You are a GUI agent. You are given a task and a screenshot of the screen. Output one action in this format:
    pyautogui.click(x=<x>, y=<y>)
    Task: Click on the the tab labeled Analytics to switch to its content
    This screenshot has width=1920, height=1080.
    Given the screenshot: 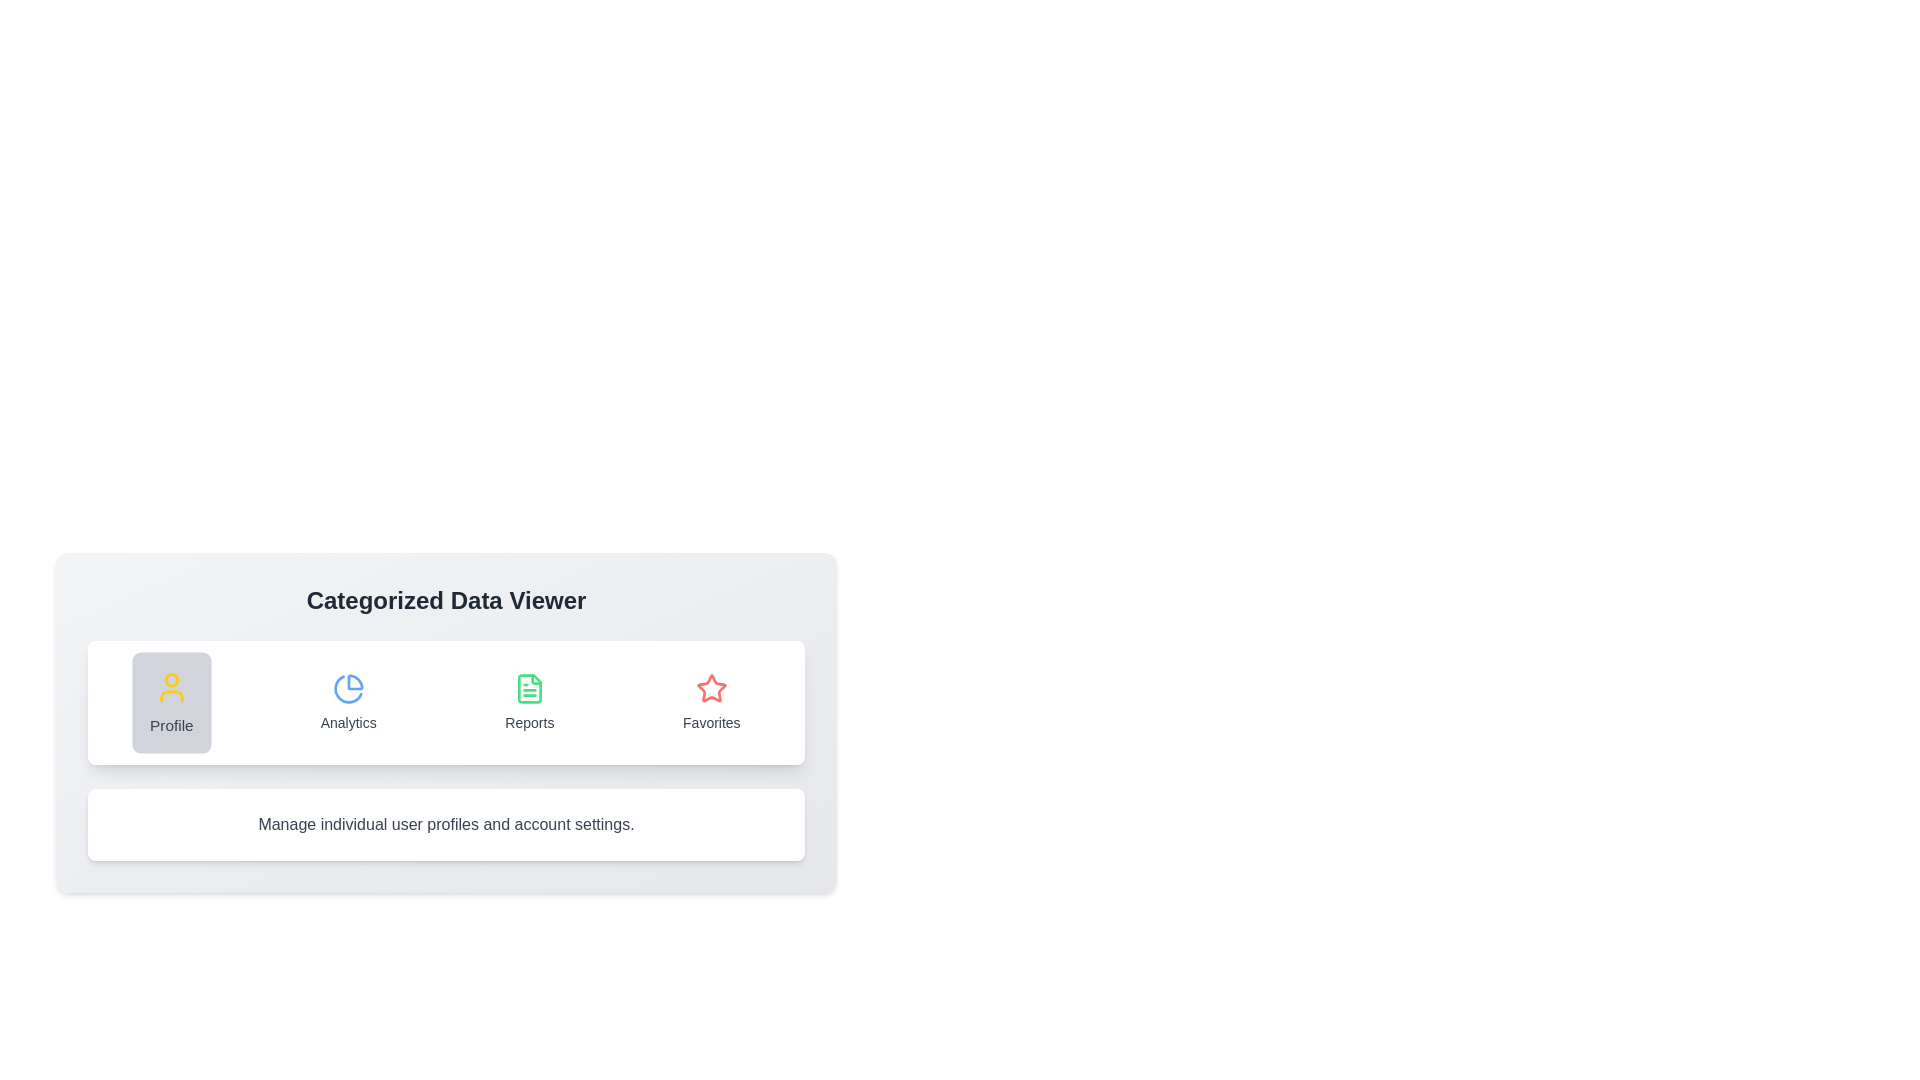 What is the action you would take?
    pyautogui.click(x=347, y=701)
    